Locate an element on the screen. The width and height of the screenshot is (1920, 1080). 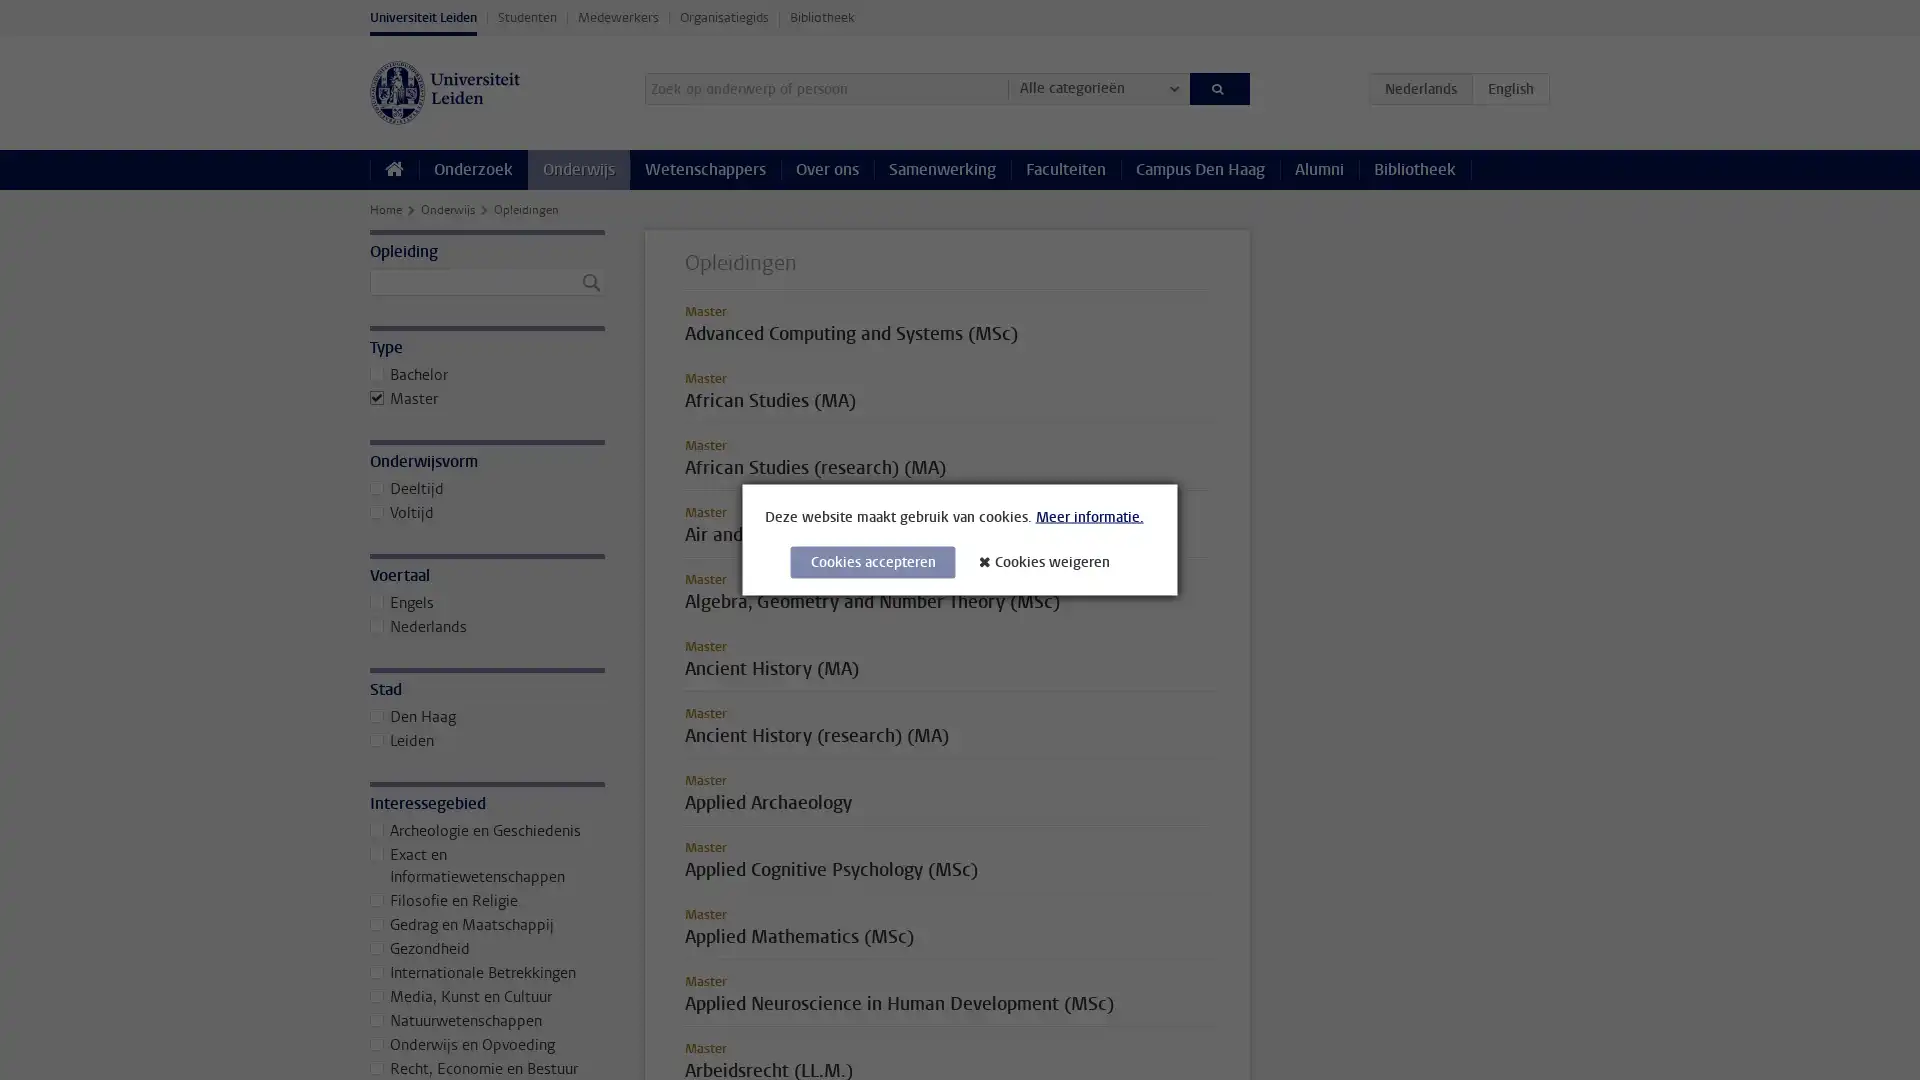
Alle categorieen is located at coordinates (1097, 87).